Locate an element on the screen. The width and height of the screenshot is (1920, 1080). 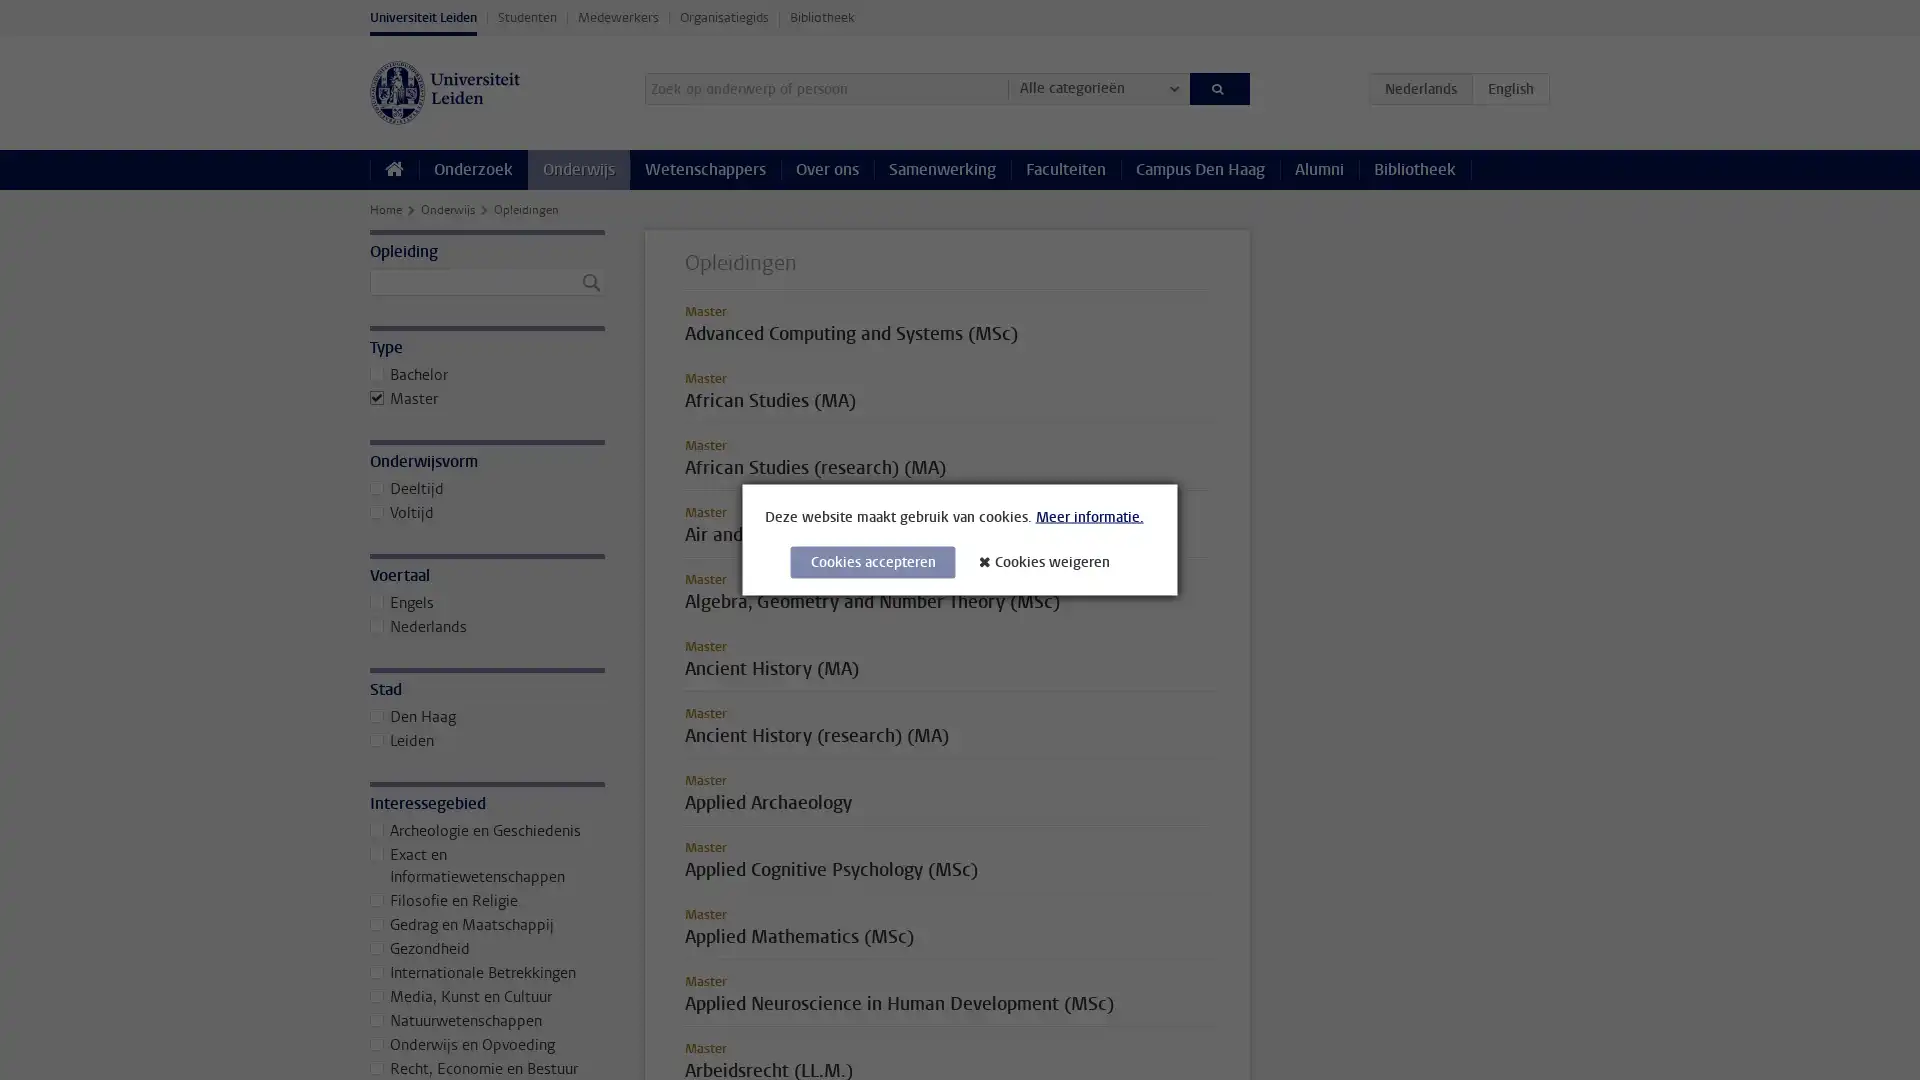
Alle categorieen is located at coordinates (1097, 87).